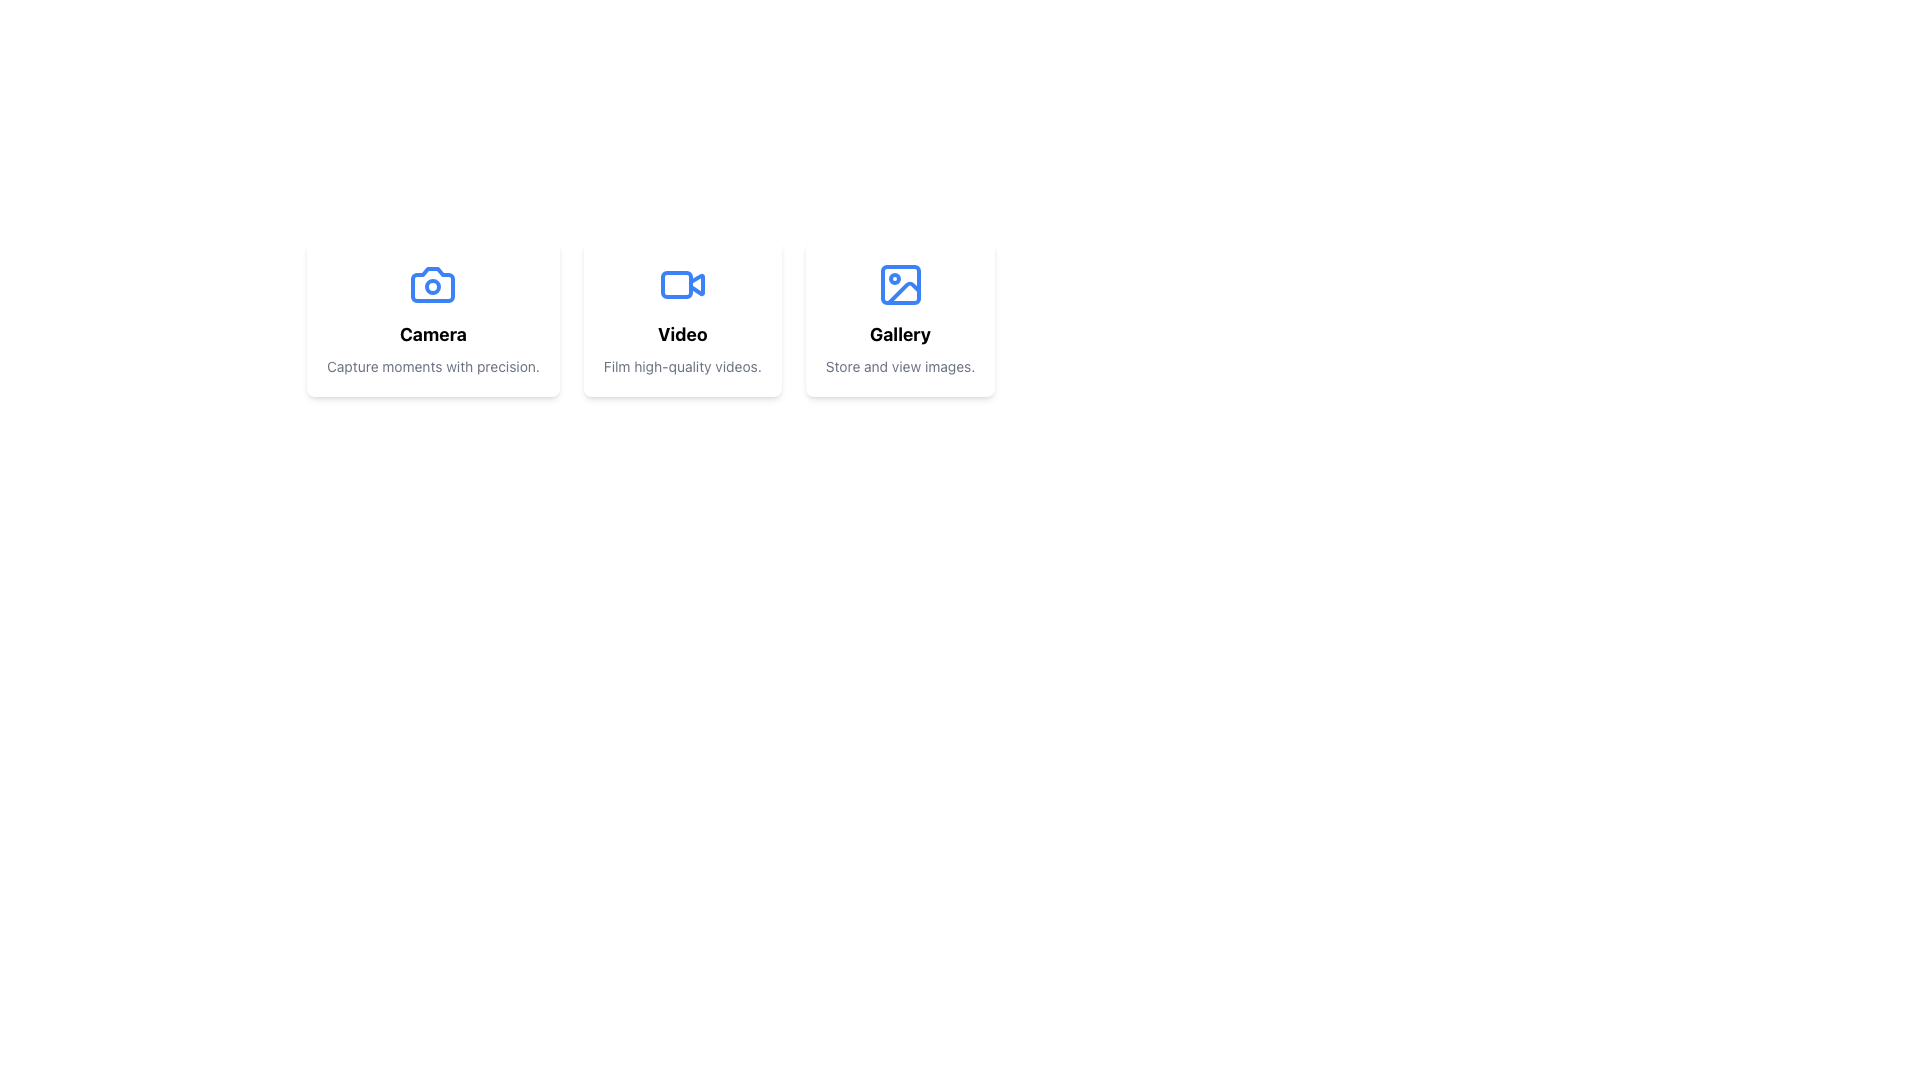  What do you see at coordinates (432, 318) in the screenshot?
I see `the first Static Card located at the top left of the group` at bounding box center [432, 318].